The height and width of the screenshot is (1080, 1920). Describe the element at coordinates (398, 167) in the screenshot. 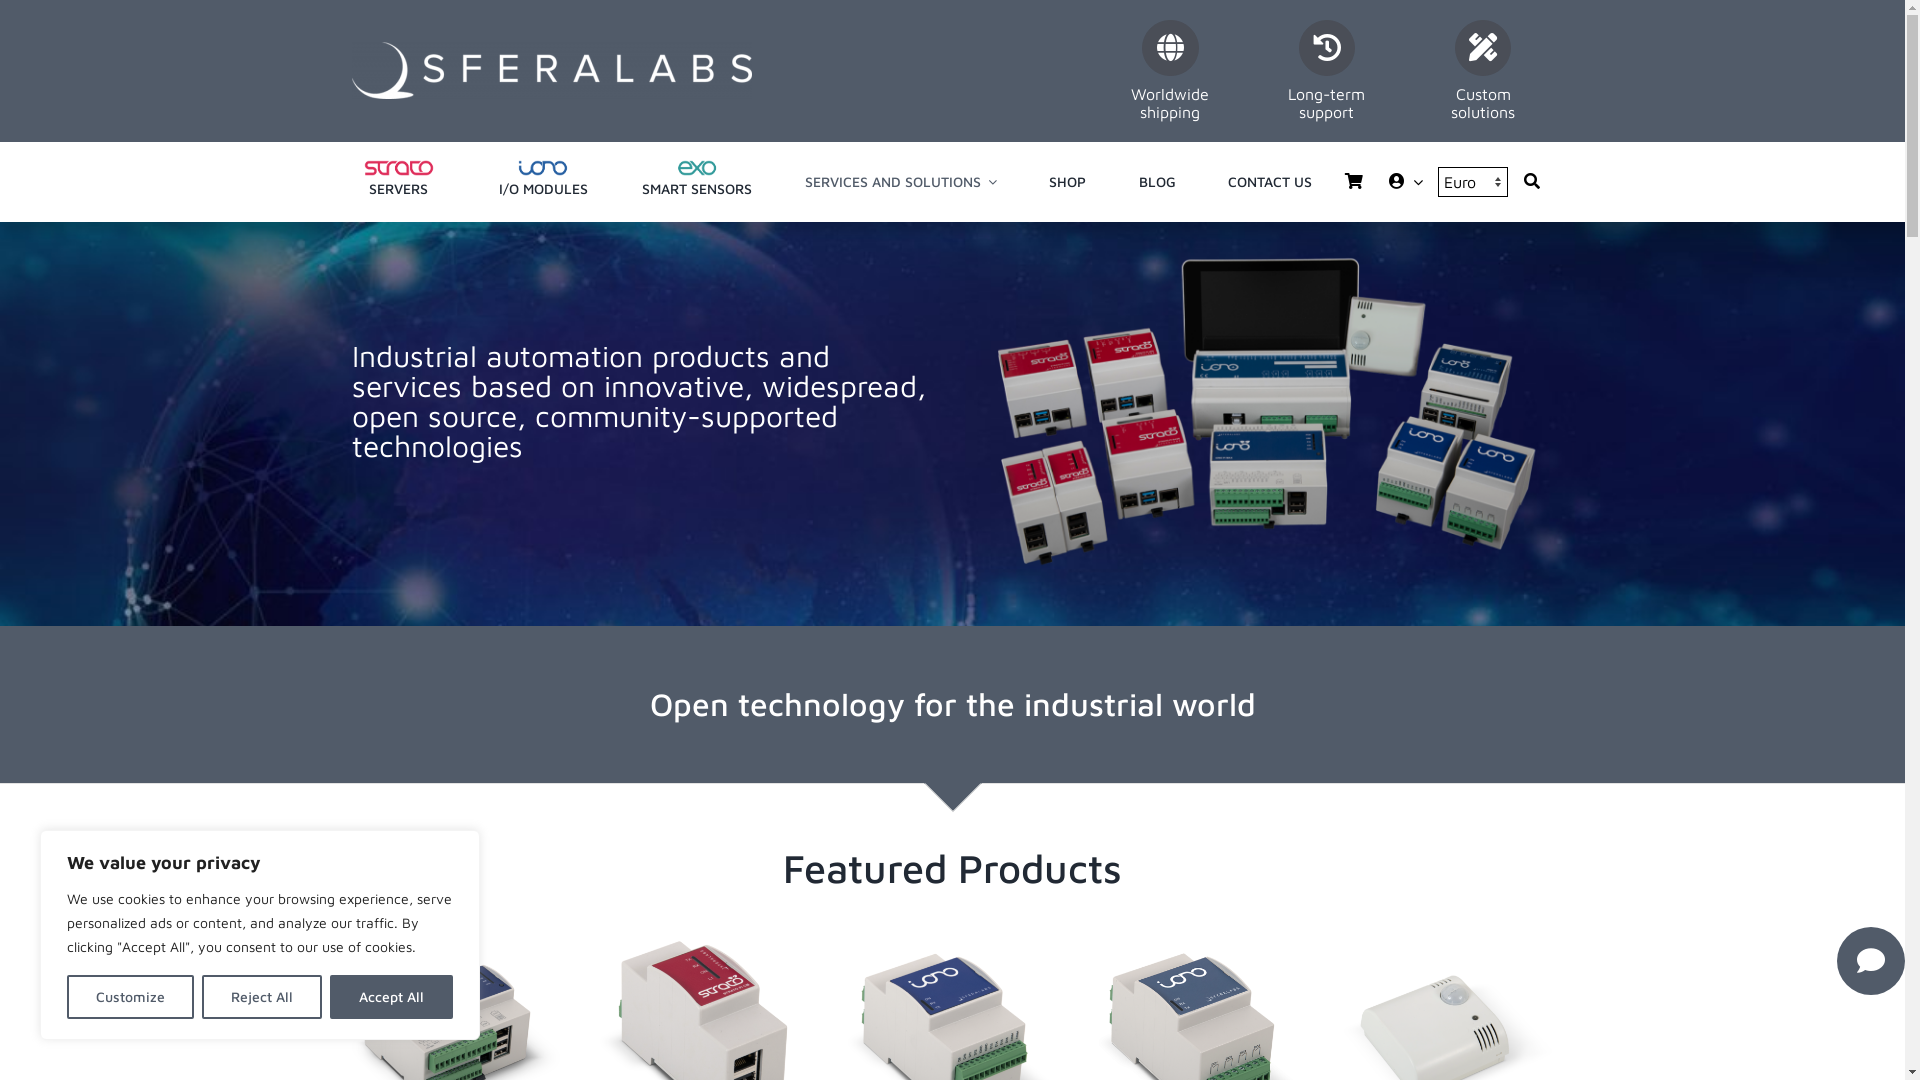

I see `'strato-line'` at that location.